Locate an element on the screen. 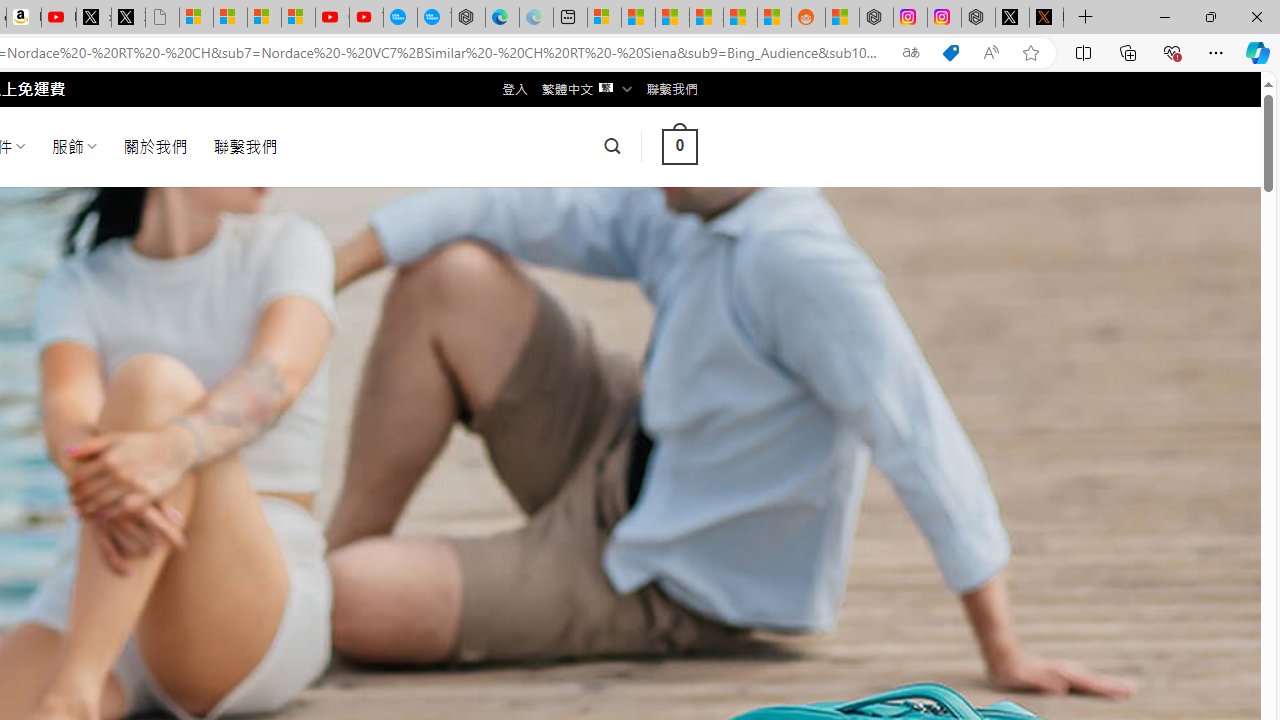  'Nordace - Nordace has arrived Hong Kong' is located at coordinates (467, 17).